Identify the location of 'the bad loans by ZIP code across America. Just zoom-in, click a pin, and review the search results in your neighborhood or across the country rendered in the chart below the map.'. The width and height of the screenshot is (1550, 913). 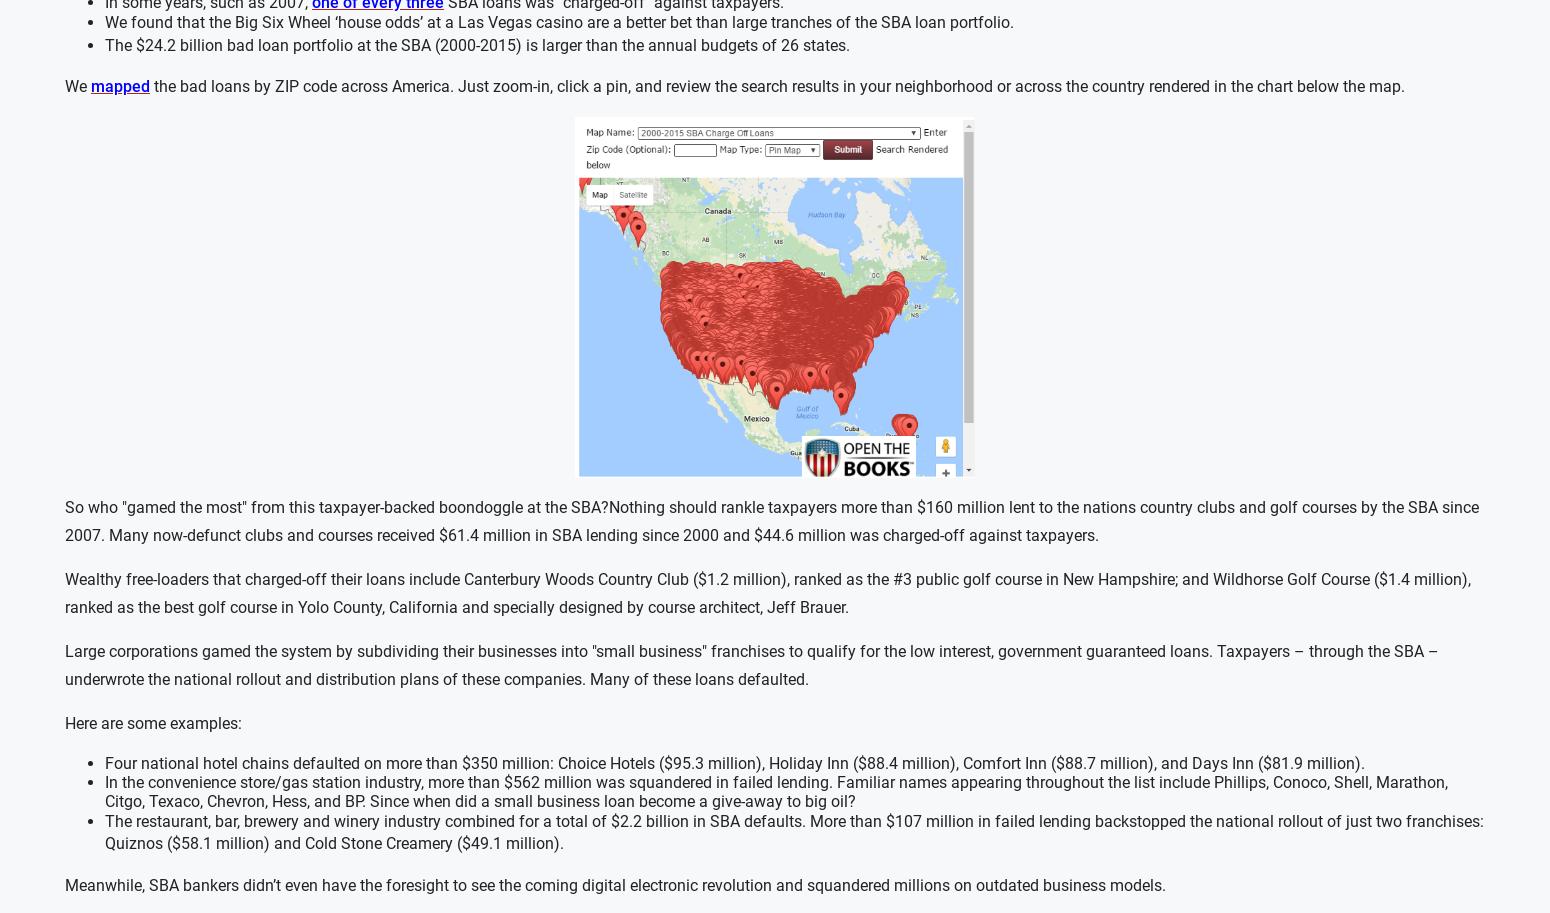
(776, 86).